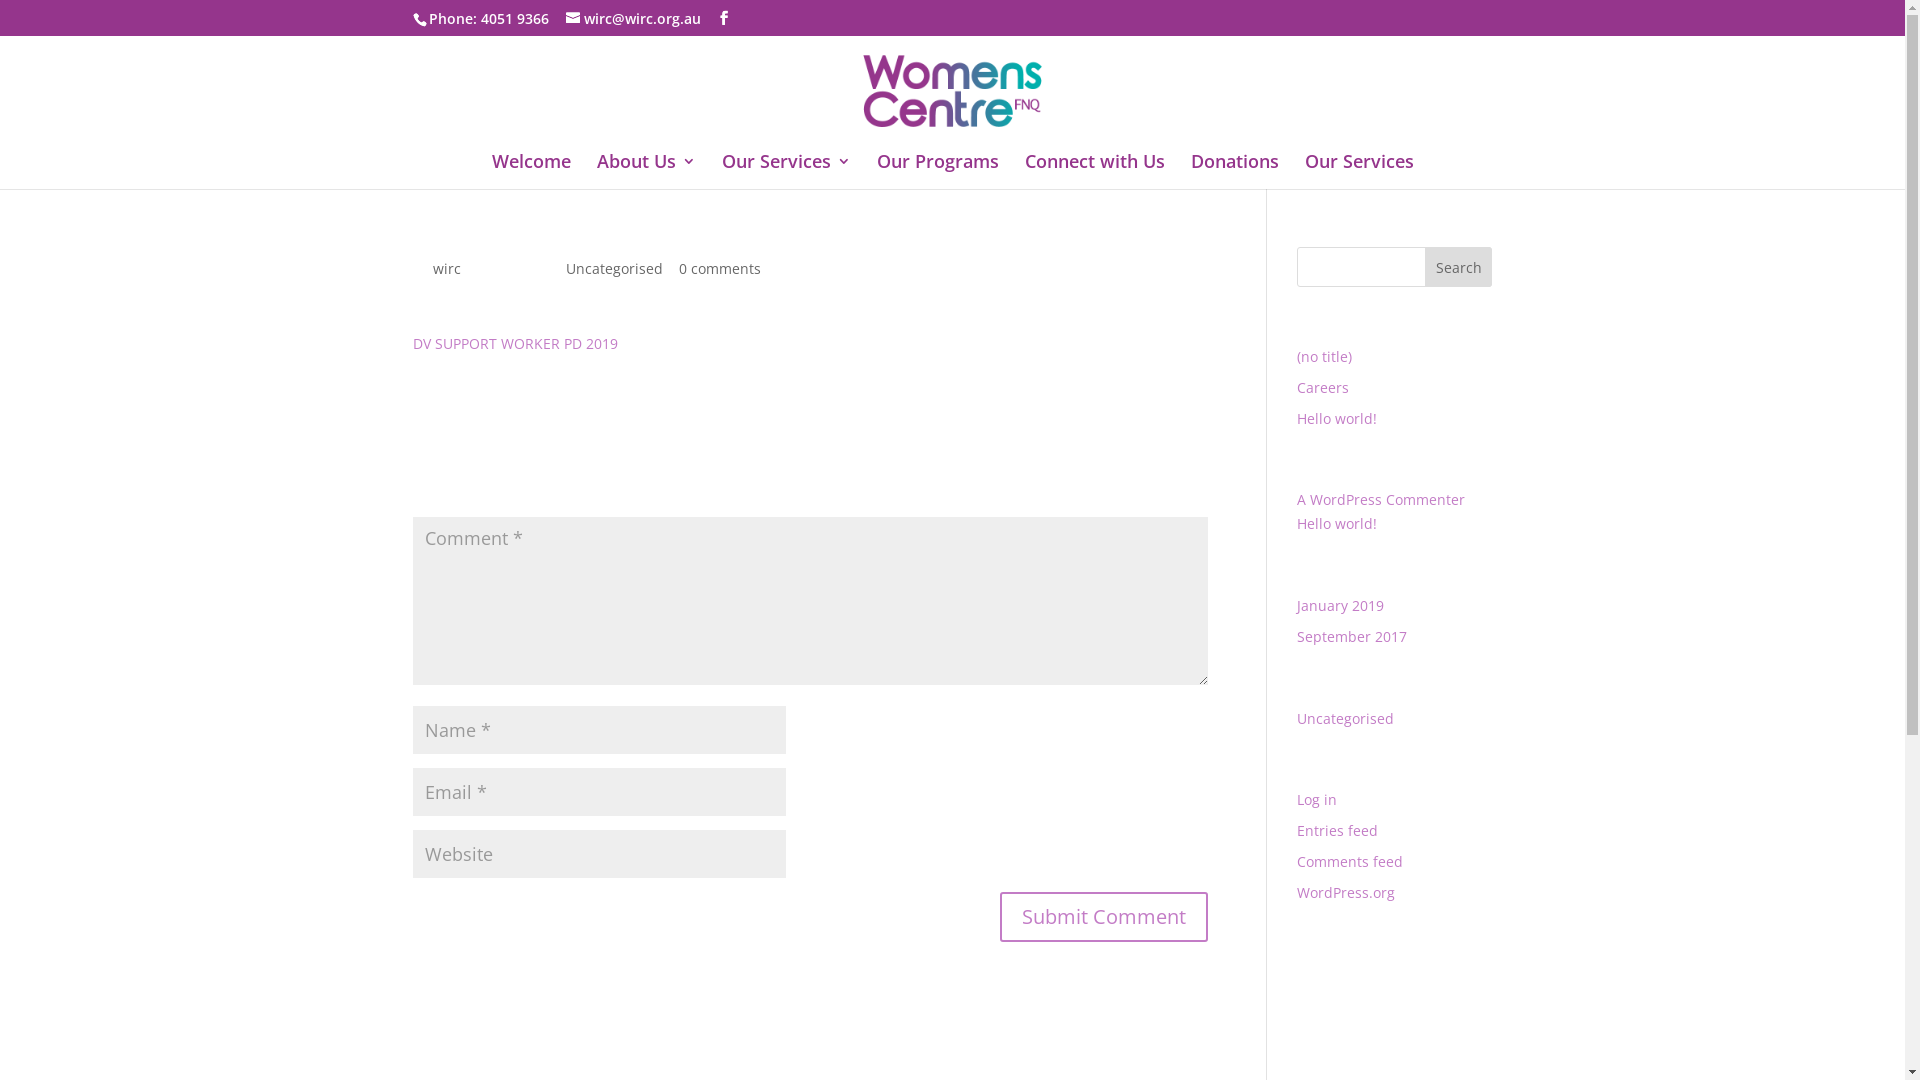 The height and width of the screenshot is (1080, 1920). What do you see at coordinates (645, 170) in the screenshot?
I see `'About Us'` at bounding box center [645, 170].